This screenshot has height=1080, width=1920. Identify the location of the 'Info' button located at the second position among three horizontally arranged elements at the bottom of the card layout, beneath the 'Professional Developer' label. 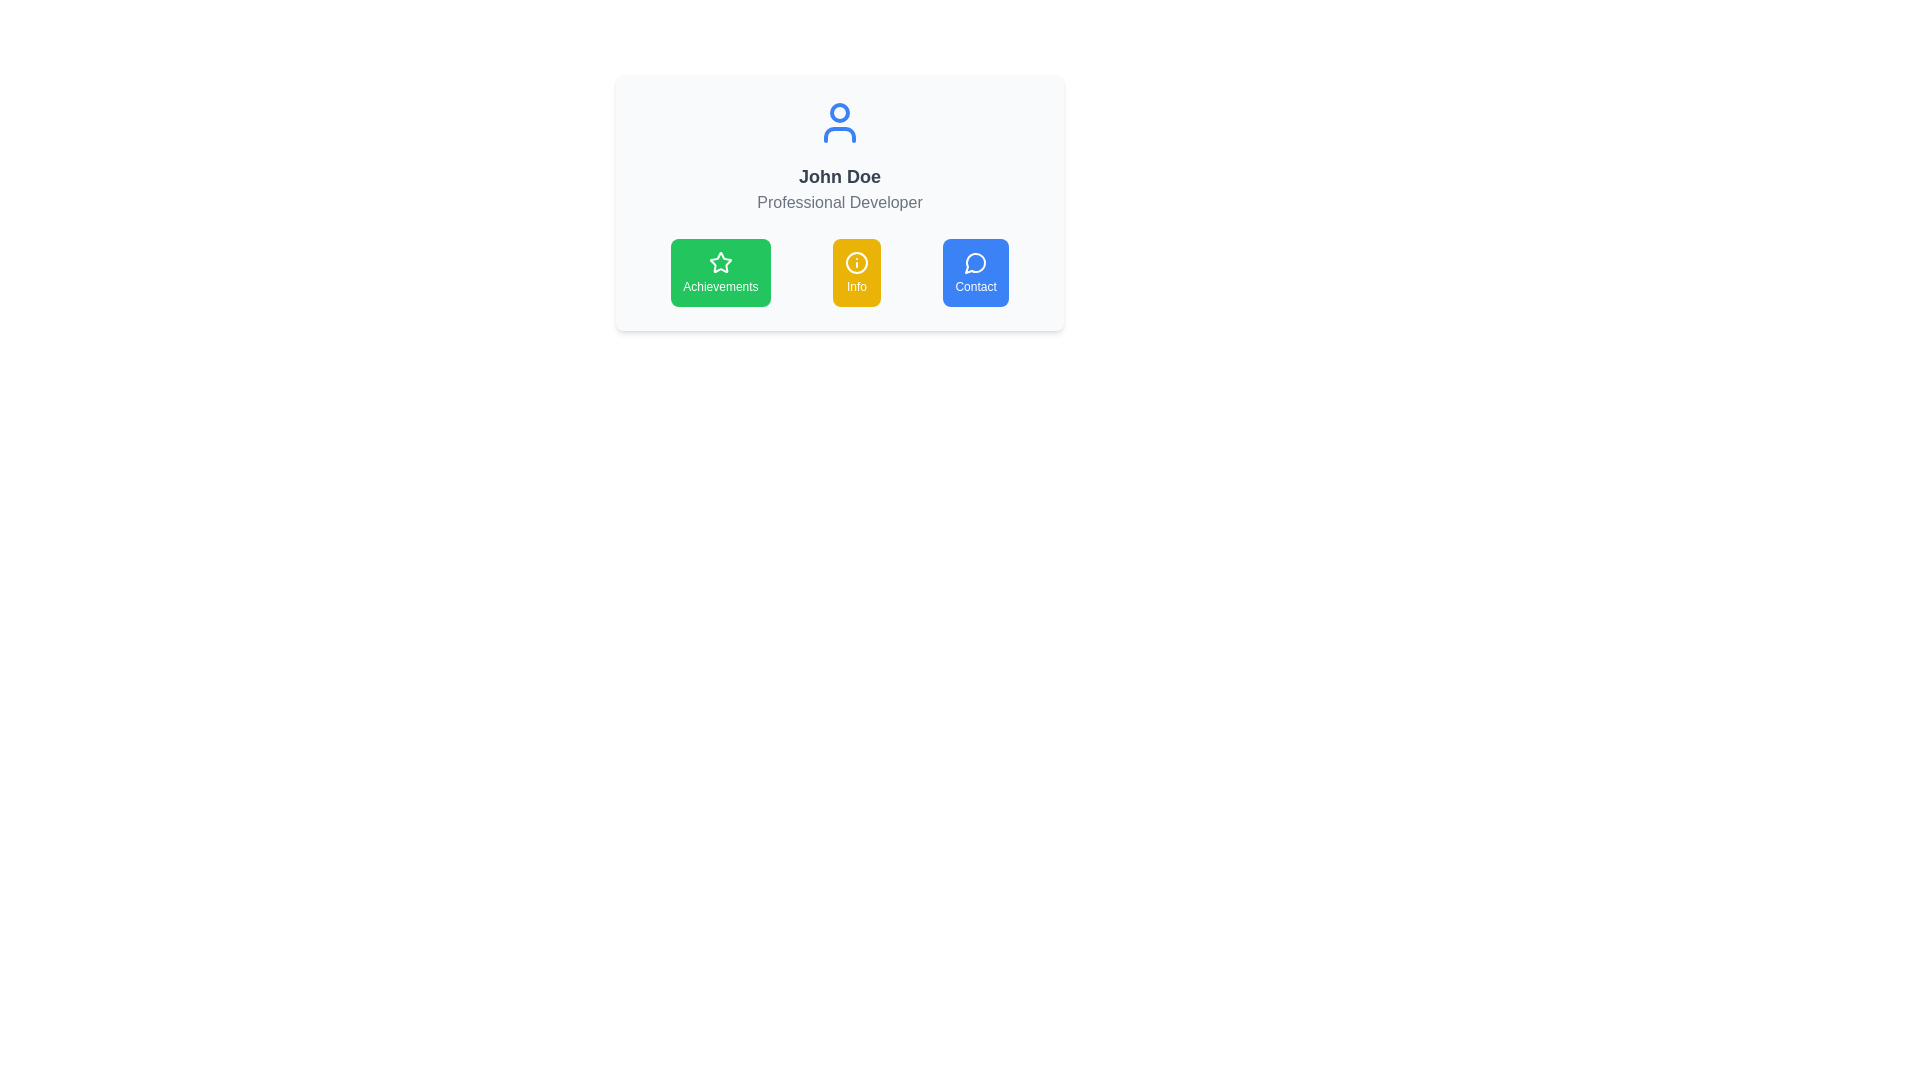
(857, 261).